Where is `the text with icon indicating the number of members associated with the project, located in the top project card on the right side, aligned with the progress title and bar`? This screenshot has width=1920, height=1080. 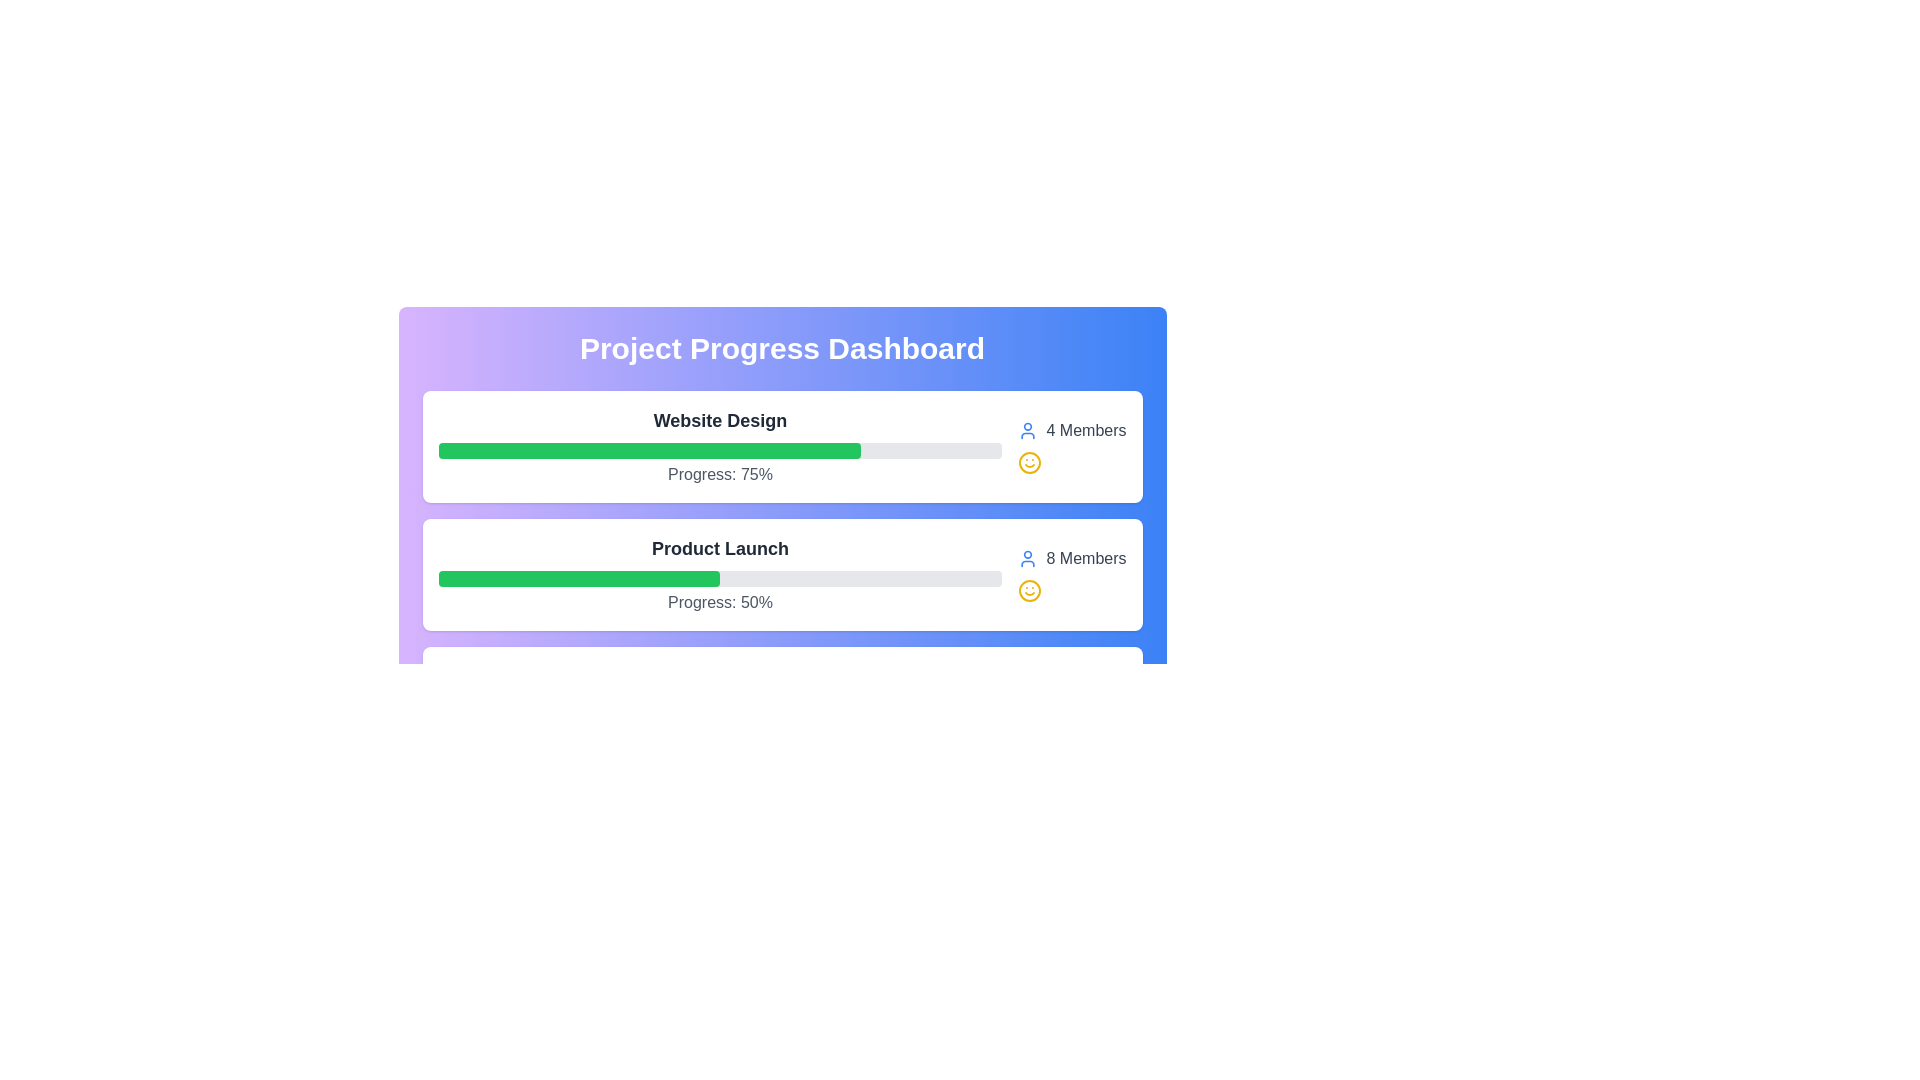 the text with icon indicating the number of members associated with the project, located in the top project card on the right side, aligned with the progress title and bar is located at coordinates (1071, 446).